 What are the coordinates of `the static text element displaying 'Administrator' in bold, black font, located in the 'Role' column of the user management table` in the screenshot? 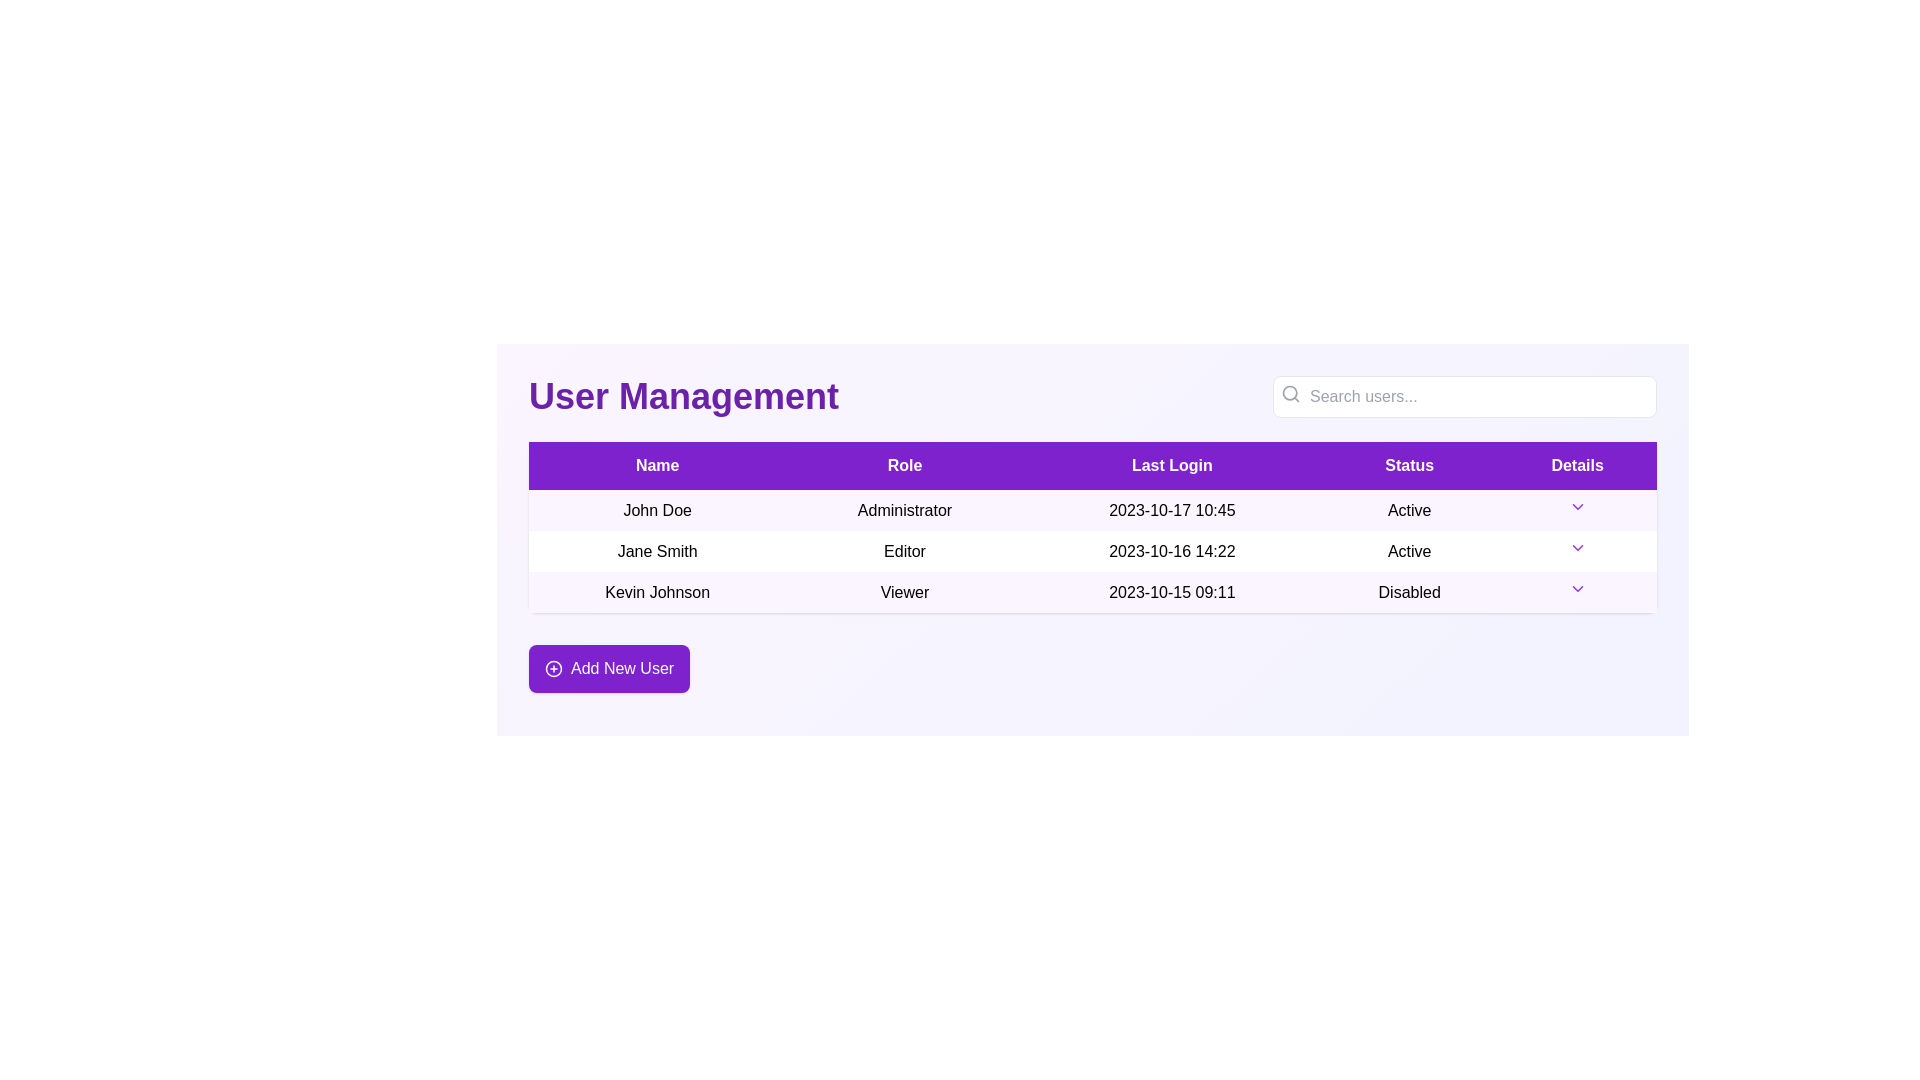 It's located at (903, 509).